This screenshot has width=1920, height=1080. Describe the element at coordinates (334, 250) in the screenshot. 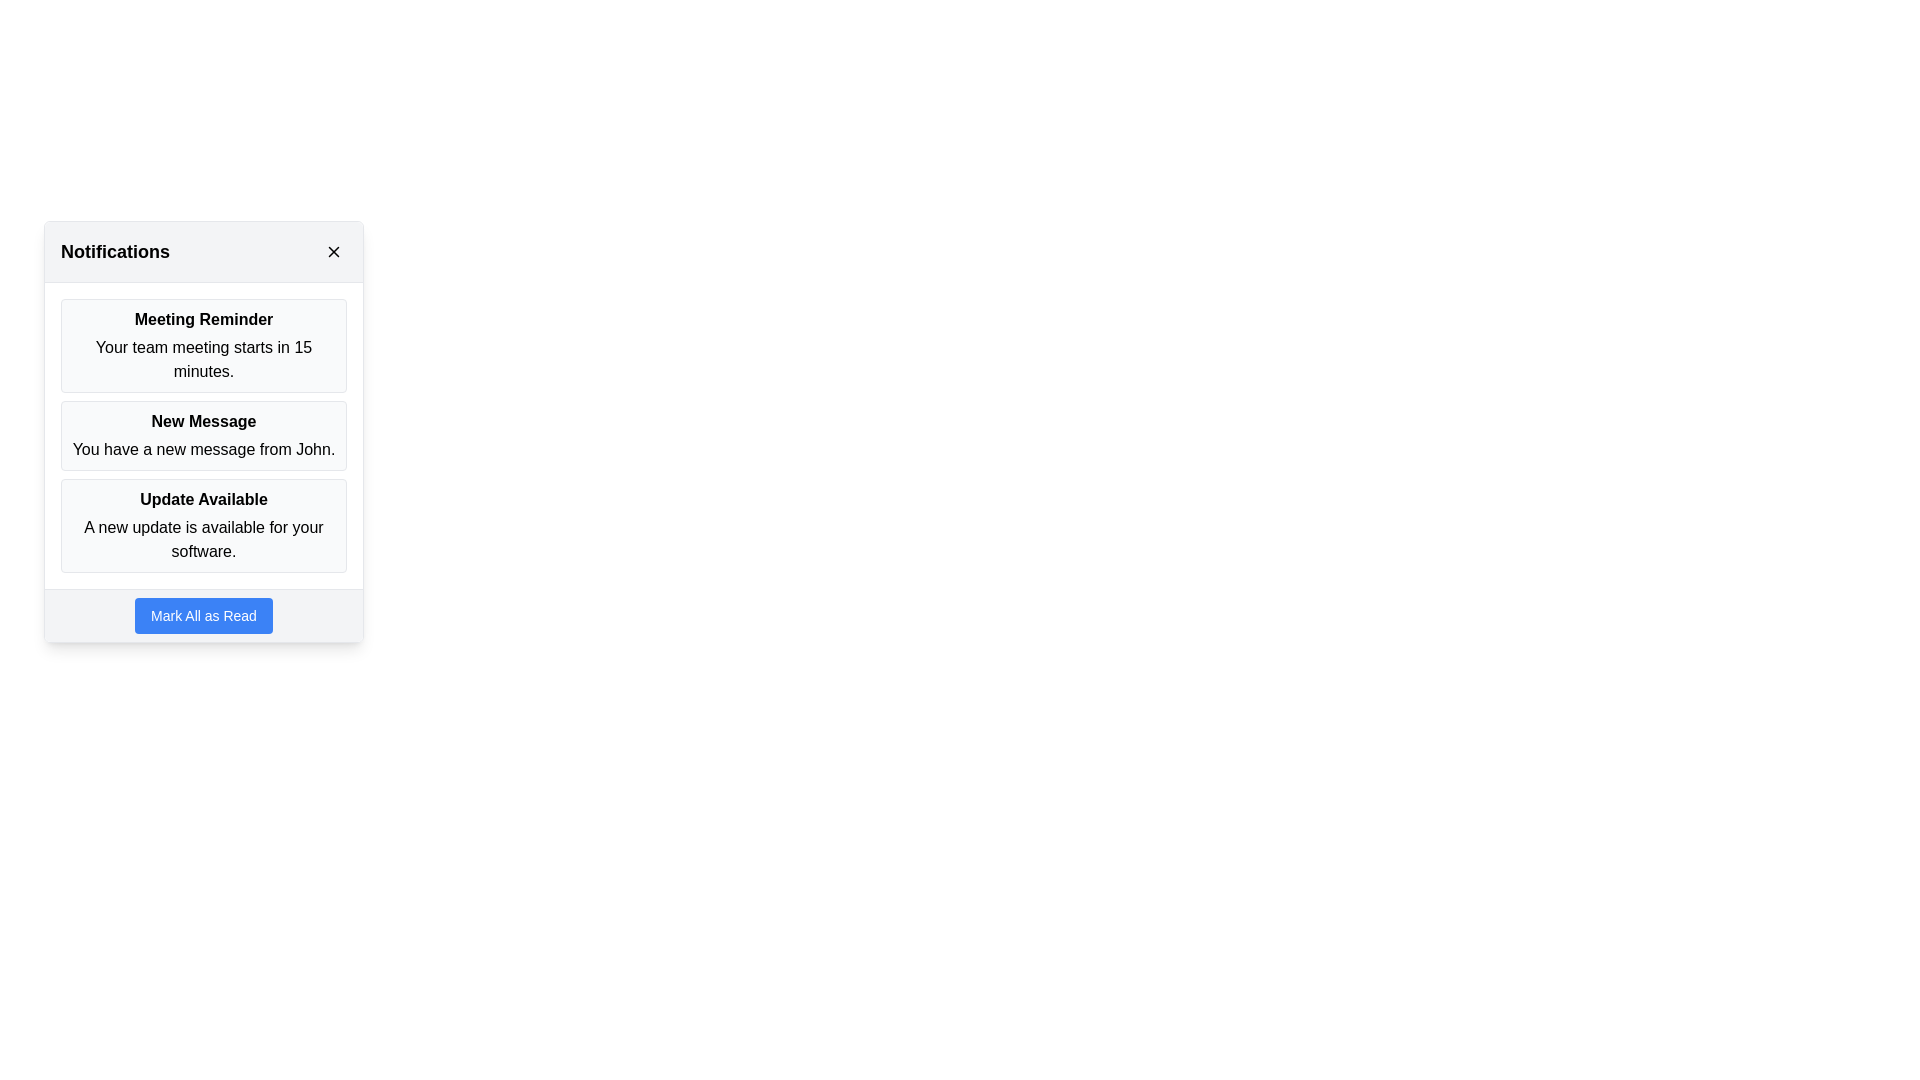

I see `the 'X' icon close button located in the top-right corner of the 'Notifications' panel` at that location.